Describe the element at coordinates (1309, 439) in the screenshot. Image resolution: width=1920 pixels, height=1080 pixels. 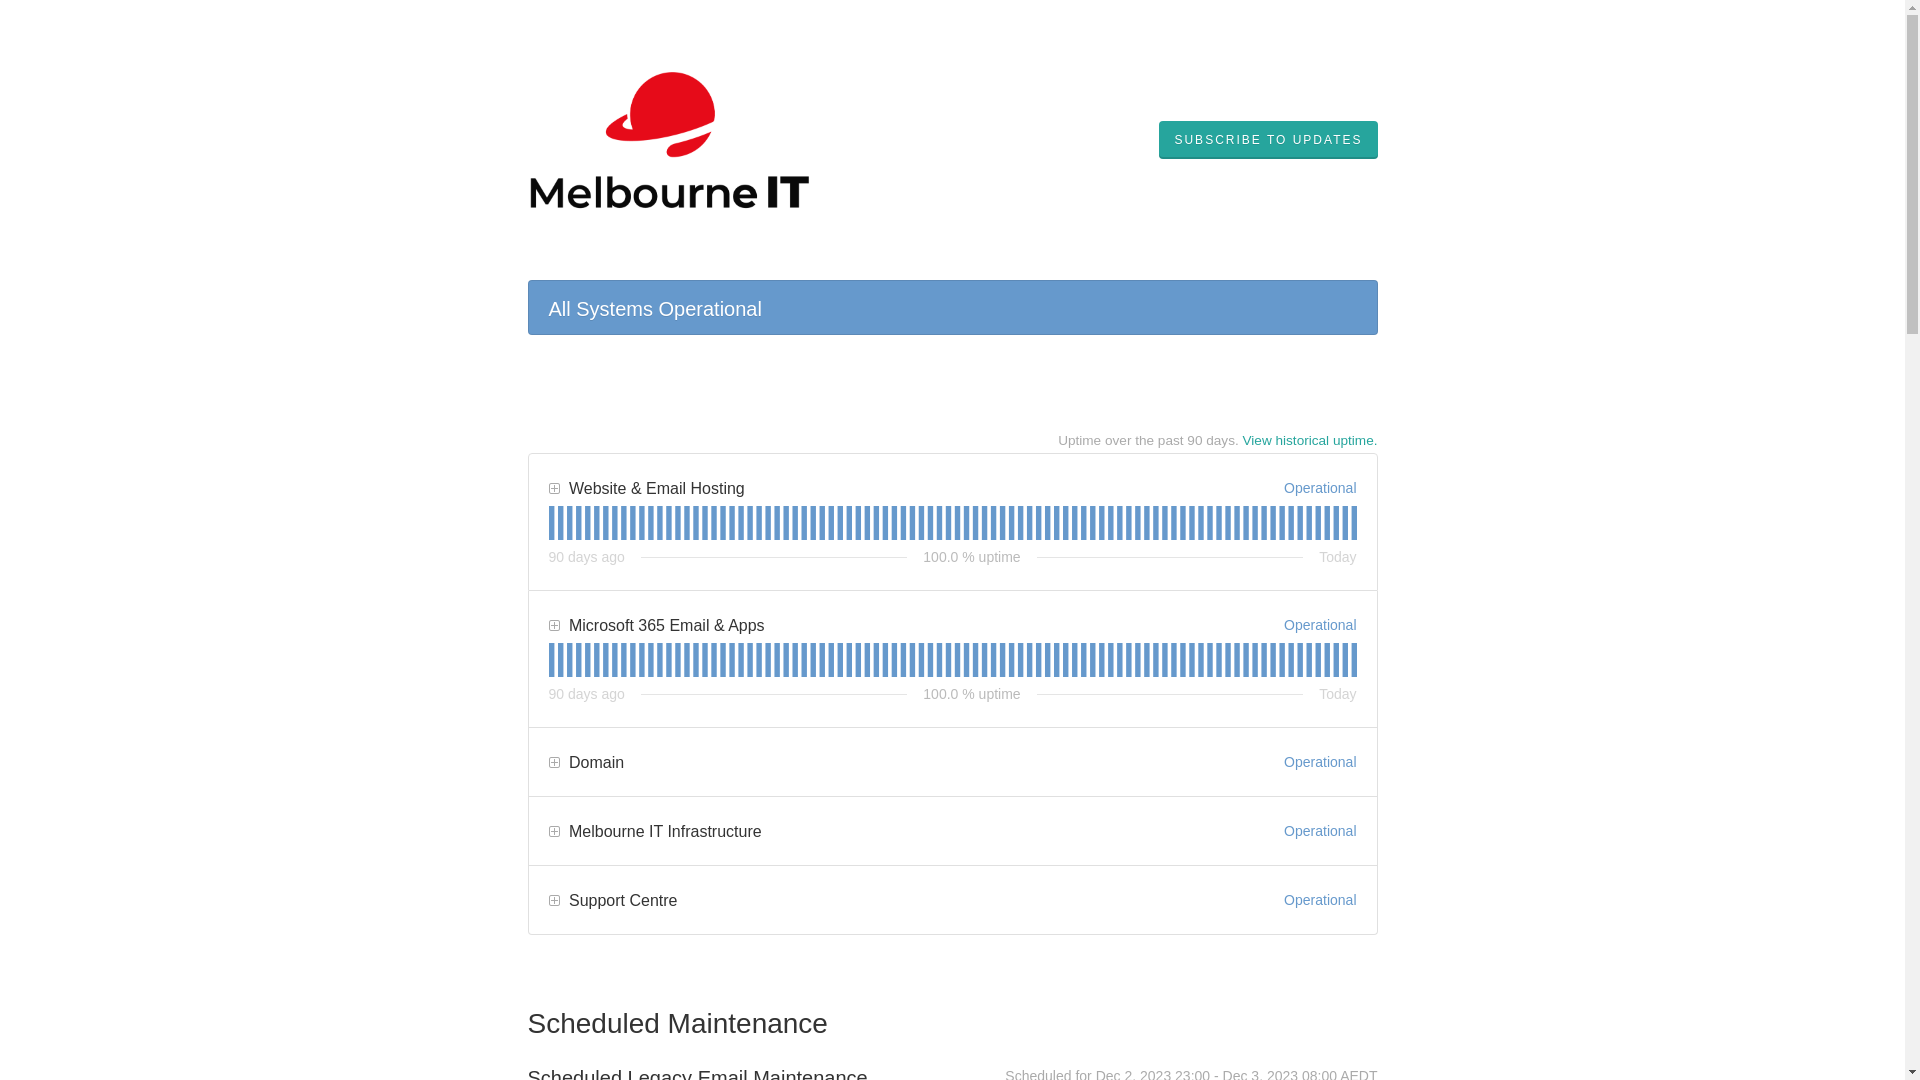
I see `'View historical uptime.'` at that location.